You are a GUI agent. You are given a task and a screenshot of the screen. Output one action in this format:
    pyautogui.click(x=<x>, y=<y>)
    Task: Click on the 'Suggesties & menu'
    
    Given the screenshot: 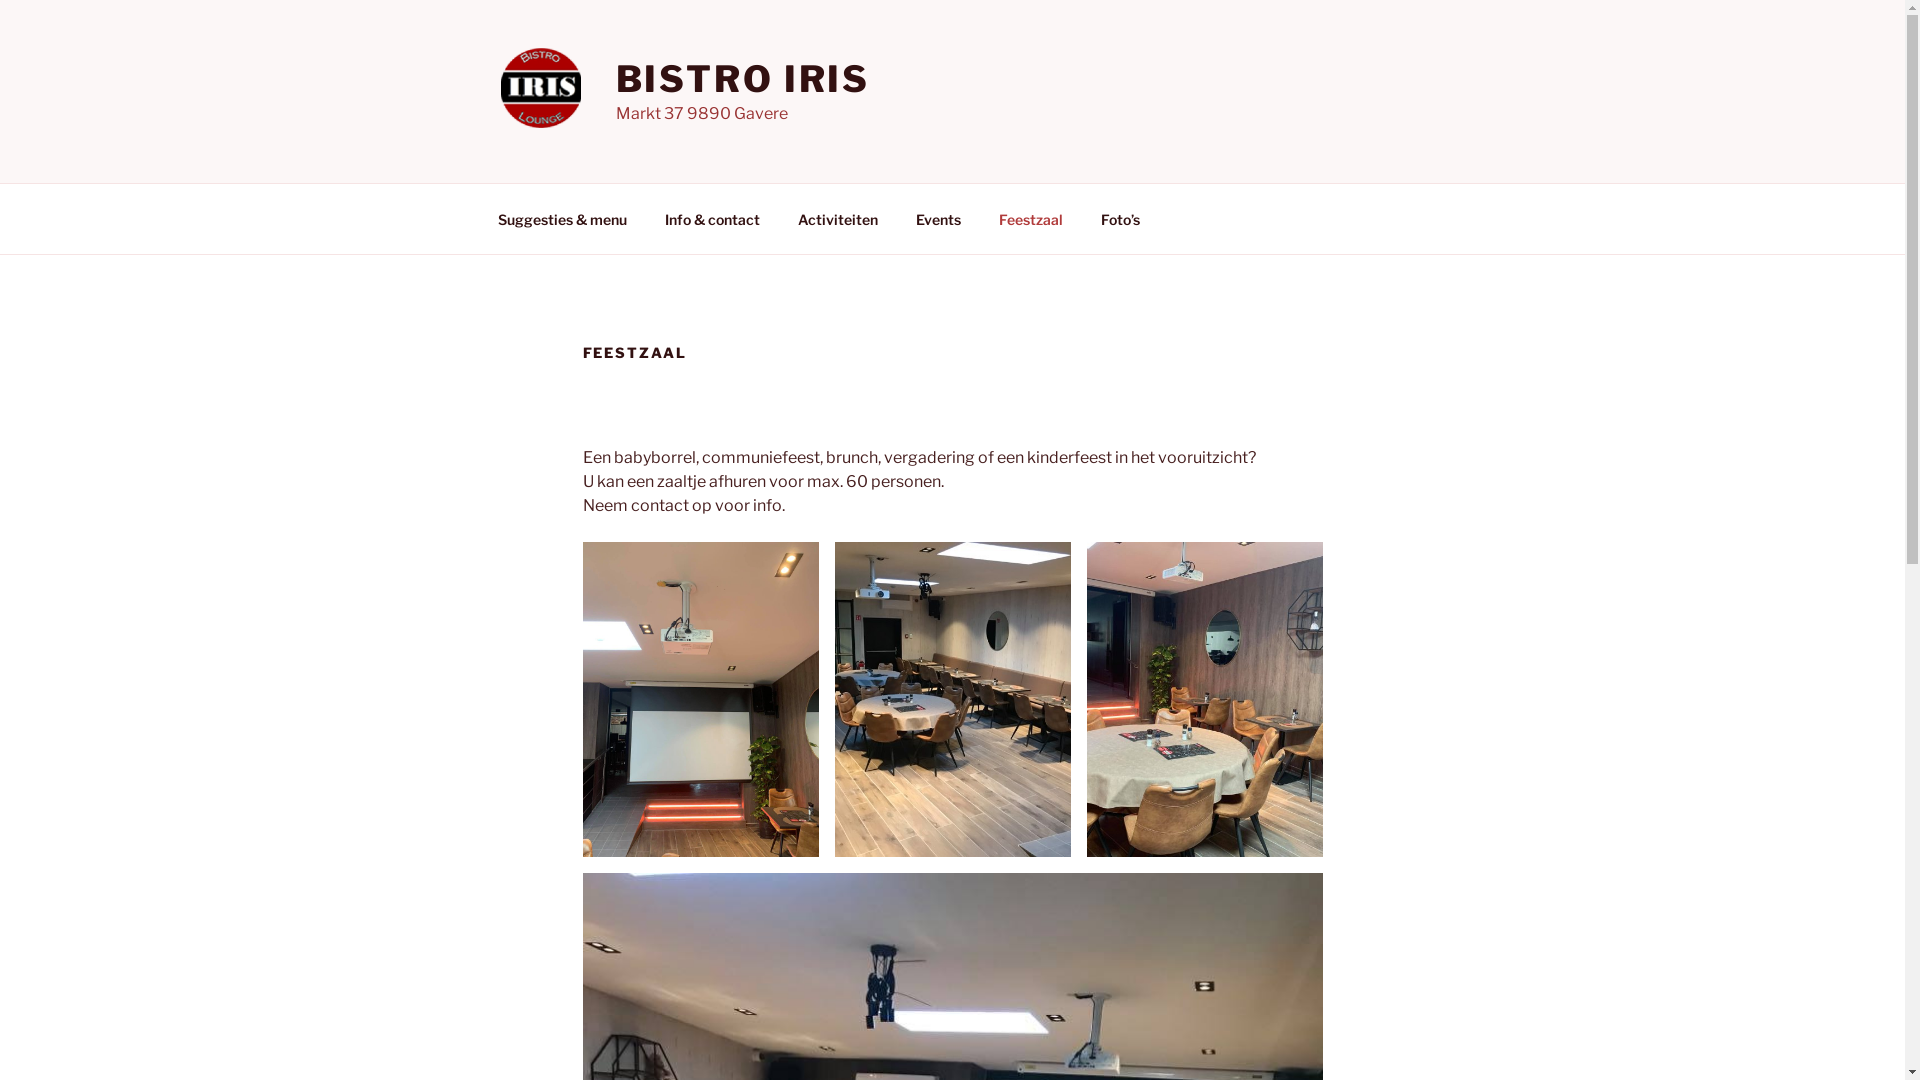 What is the action you would take?
    pyautogui.click(x=560, y=218)
    